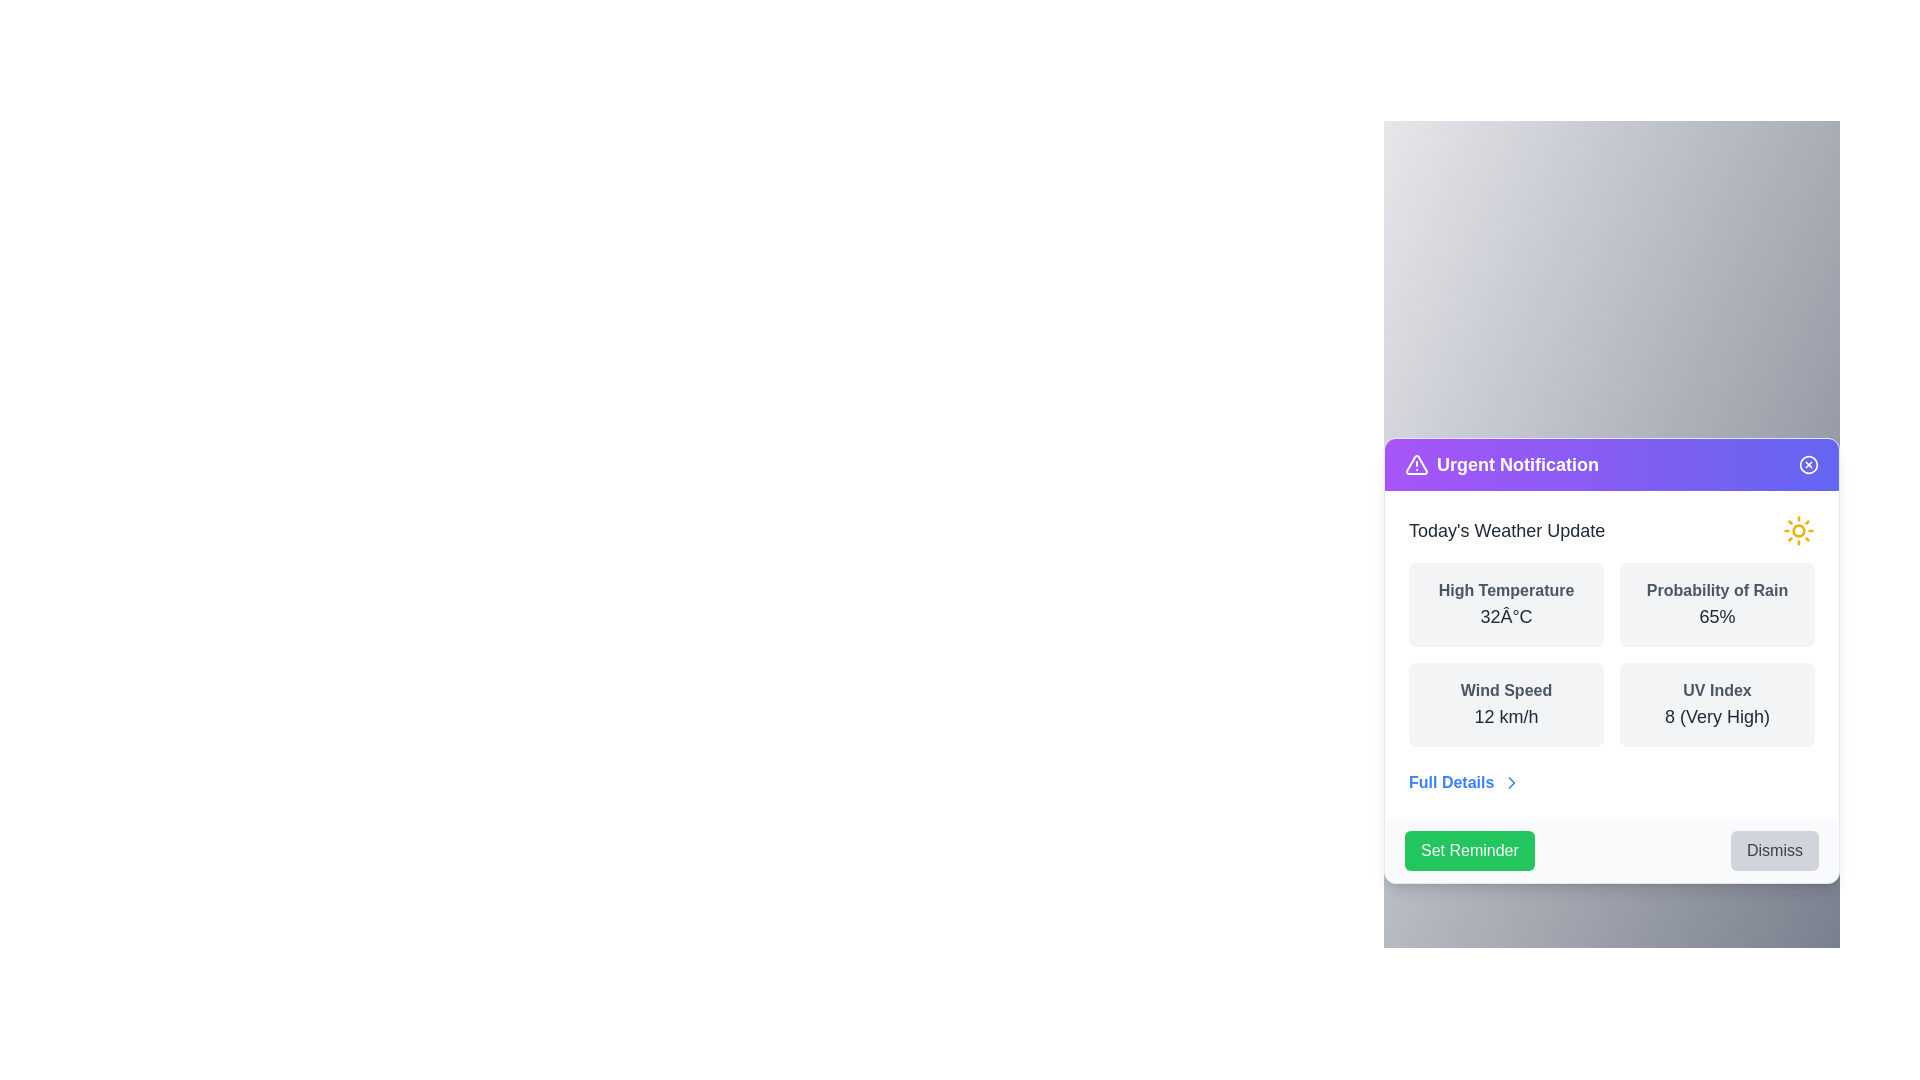  Describe the element at coordinates (1502, 465) in the screenshot. I see `the urgent notification header displayed at the top of the purple header bar, which is centrally positioned and flanked by an icon on the left and a close button on the right` at that location.